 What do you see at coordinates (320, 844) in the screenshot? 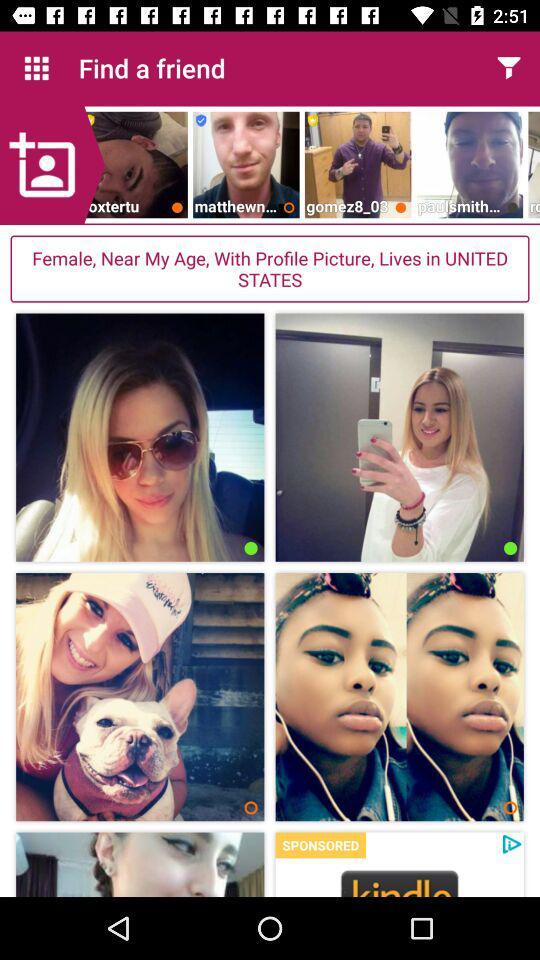
I see `the sponsored` at bounding box center [320, 844].